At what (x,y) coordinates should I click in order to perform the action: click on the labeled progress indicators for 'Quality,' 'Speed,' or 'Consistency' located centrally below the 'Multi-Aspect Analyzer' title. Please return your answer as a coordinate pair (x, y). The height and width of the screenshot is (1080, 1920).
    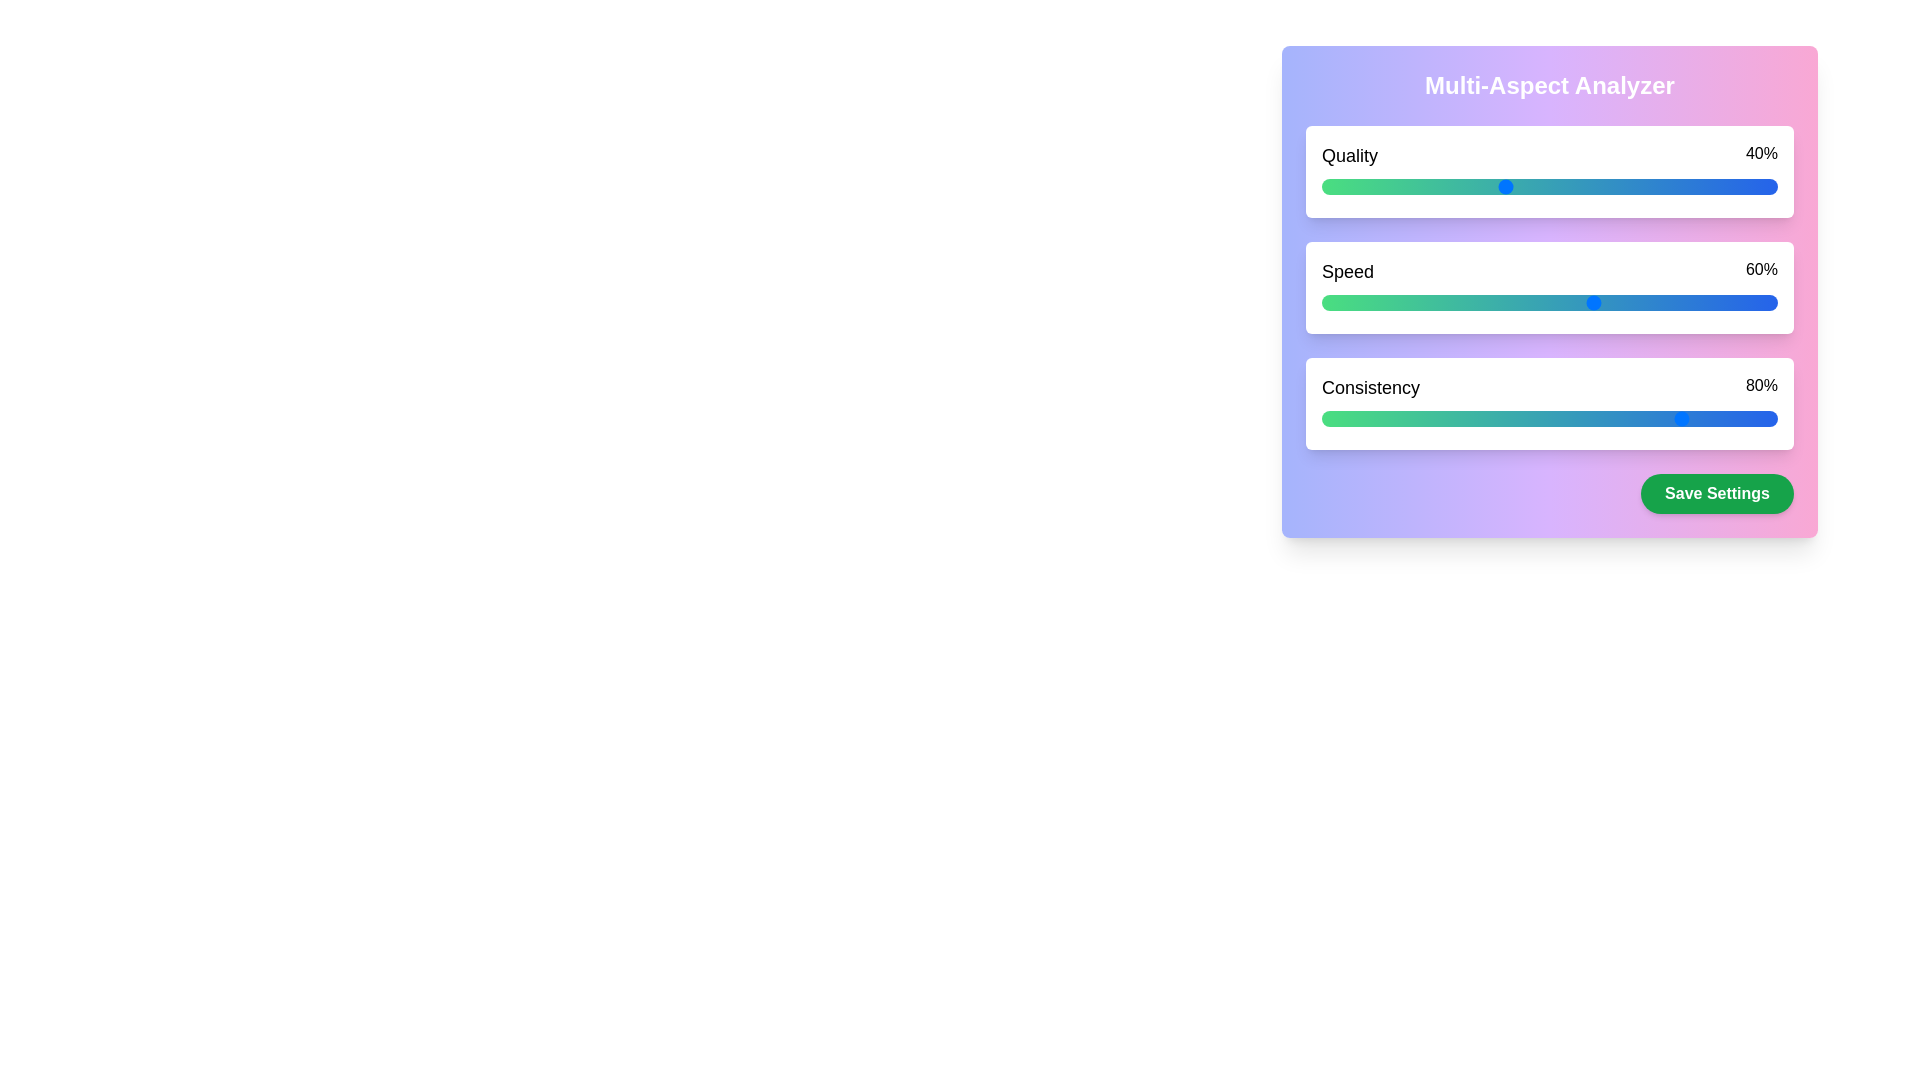
    Looking at the image, I should click on (1549, 288).